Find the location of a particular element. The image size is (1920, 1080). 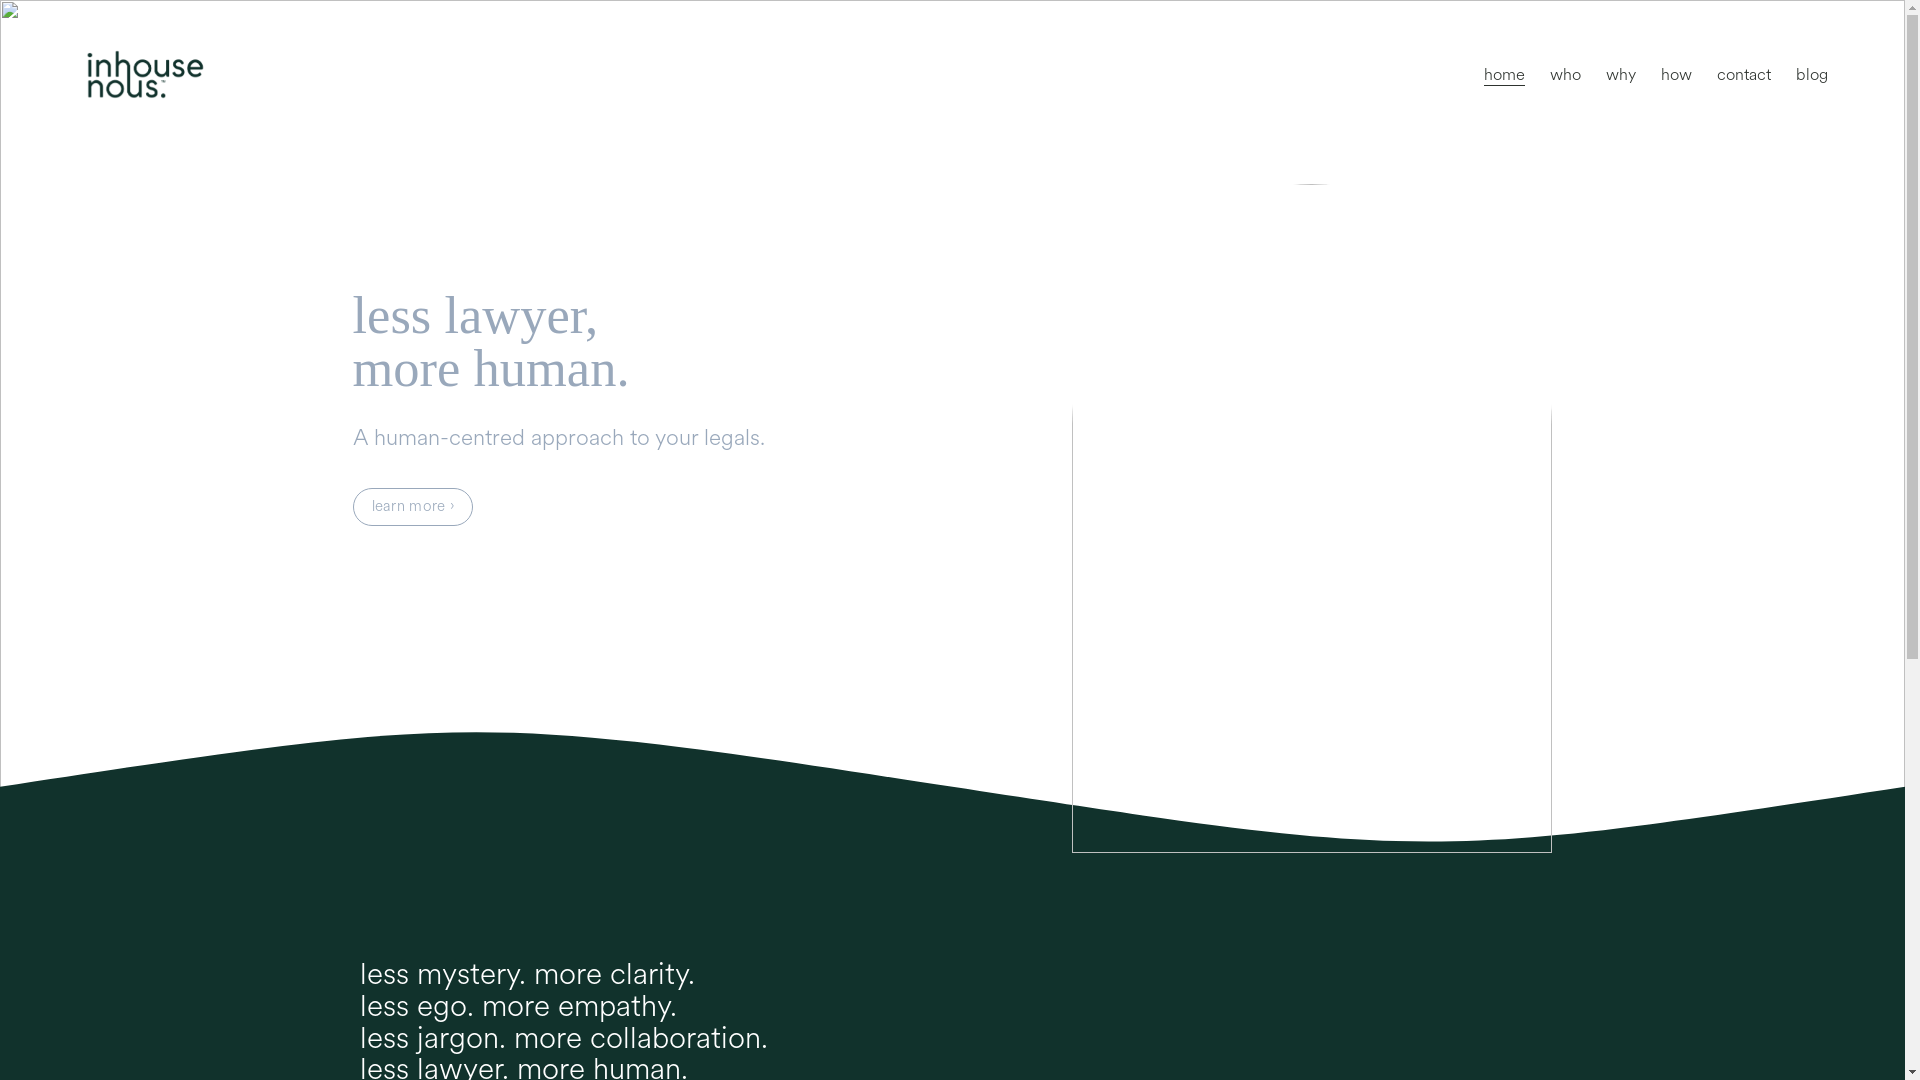

'why' is located at coordinates (1621, 73).